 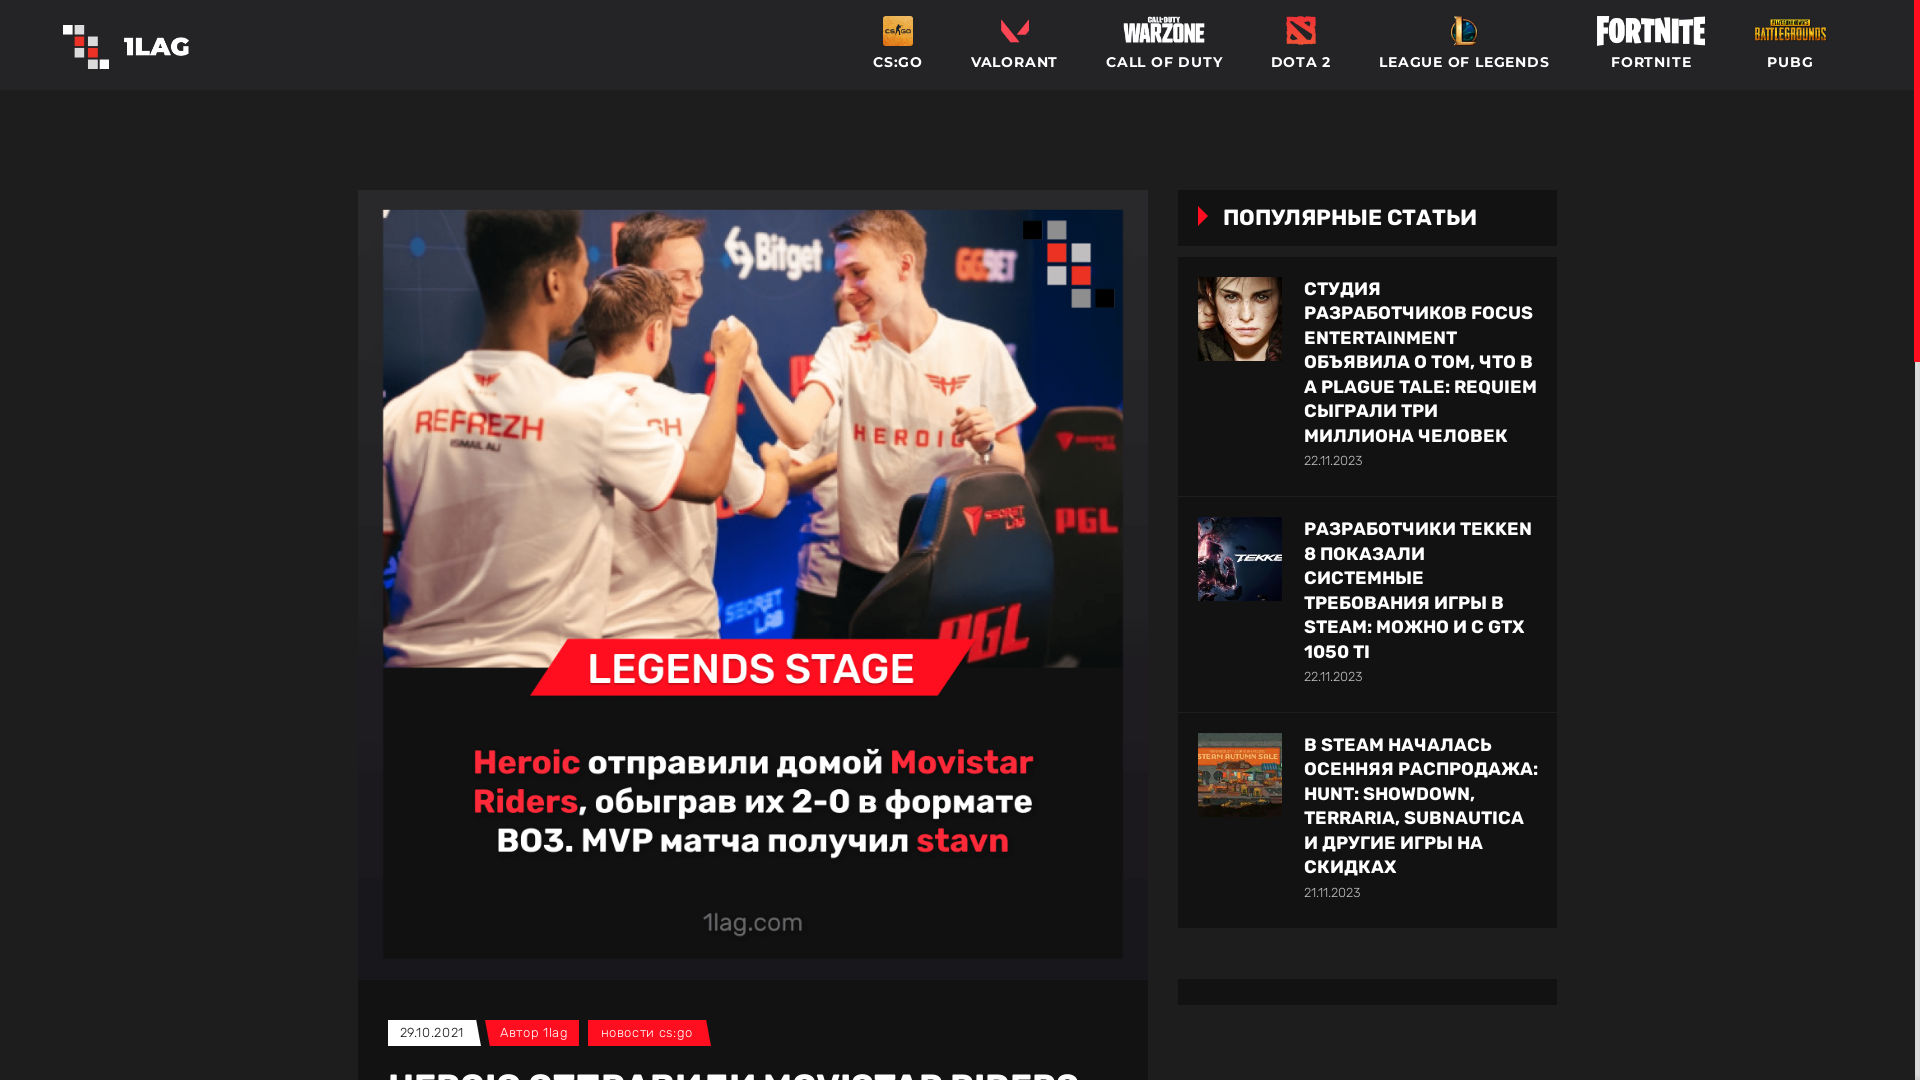 I want to click on 'CALL OF DUTY', so click(x=1084, y=45).